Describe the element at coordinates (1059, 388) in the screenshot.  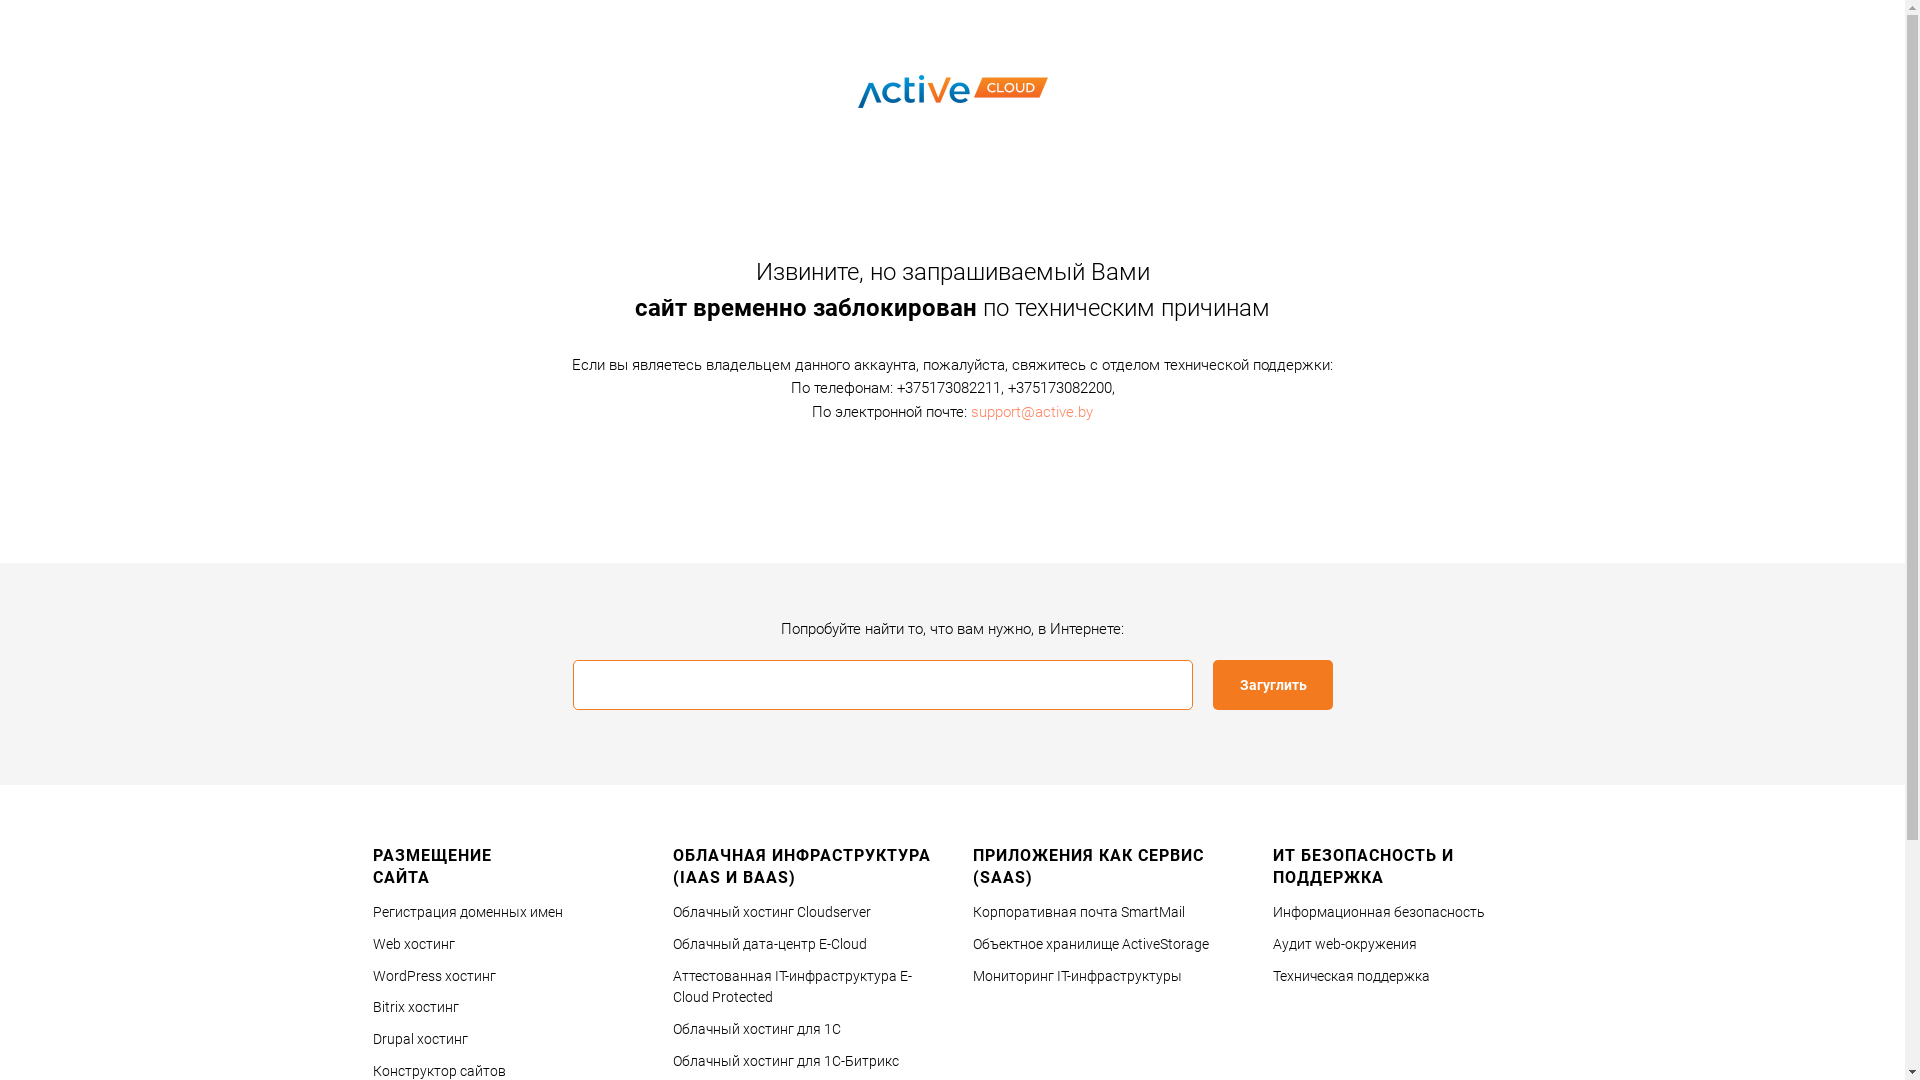
I see `'+375173082200'` at that location.